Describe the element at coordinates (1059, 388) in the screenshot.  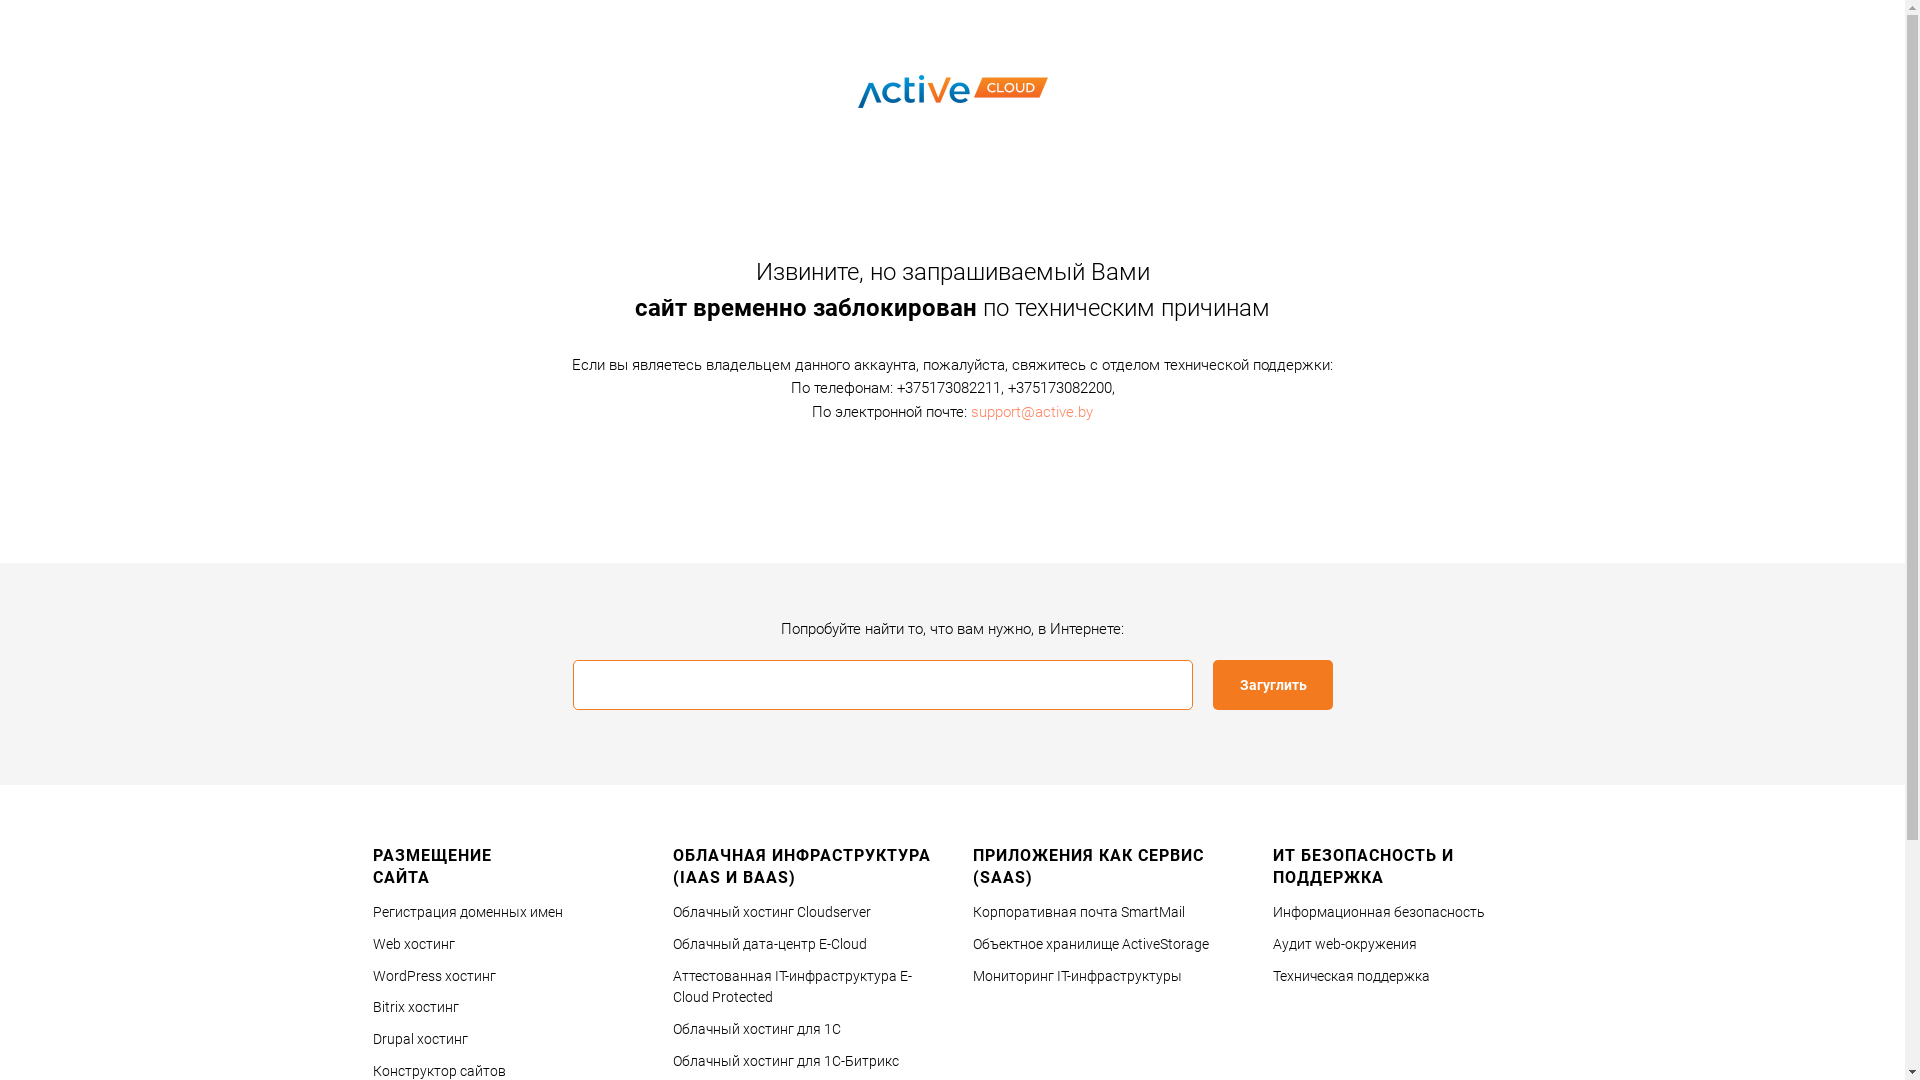
I see `'+375173082200'` at that location.